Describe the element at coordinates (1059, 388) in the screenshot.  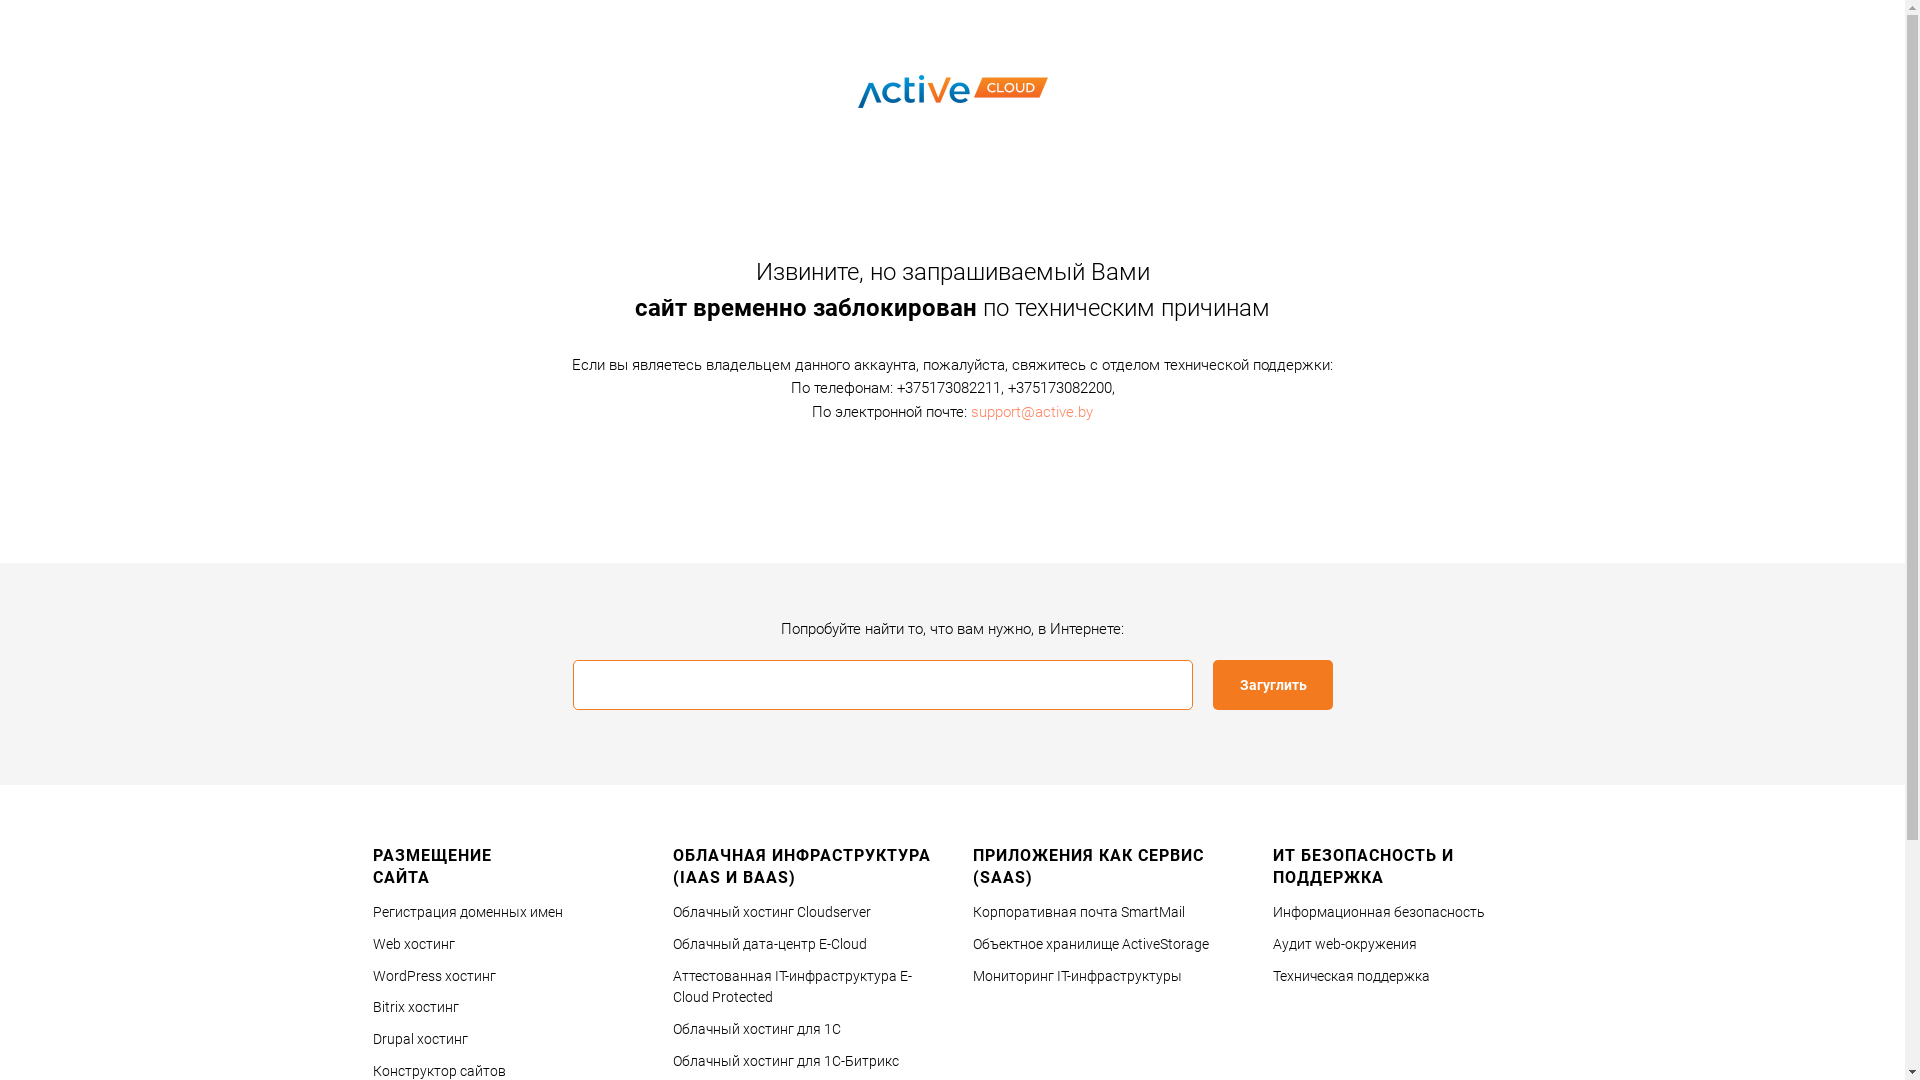
I see `'+375173082200'` at that location.